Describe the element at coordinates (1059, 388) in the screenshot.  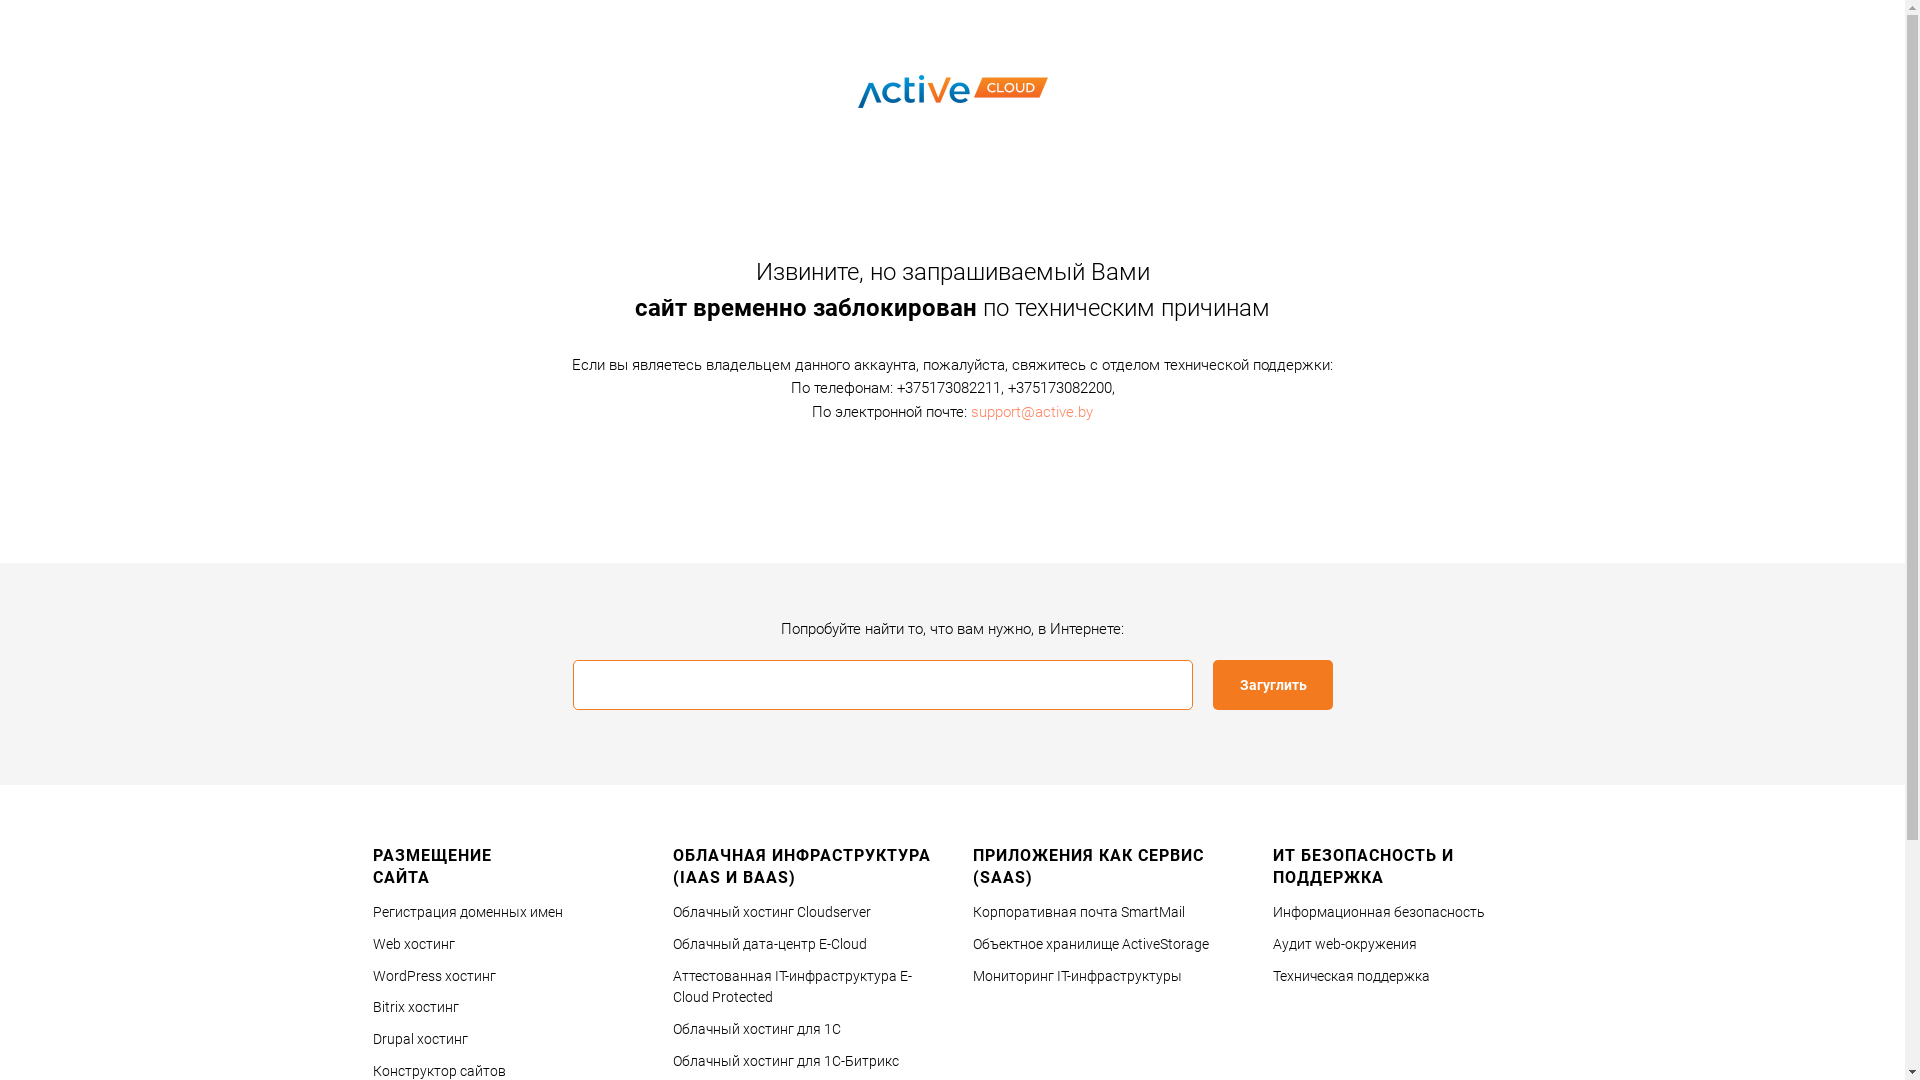
I see `'+375173082200'` at that location.